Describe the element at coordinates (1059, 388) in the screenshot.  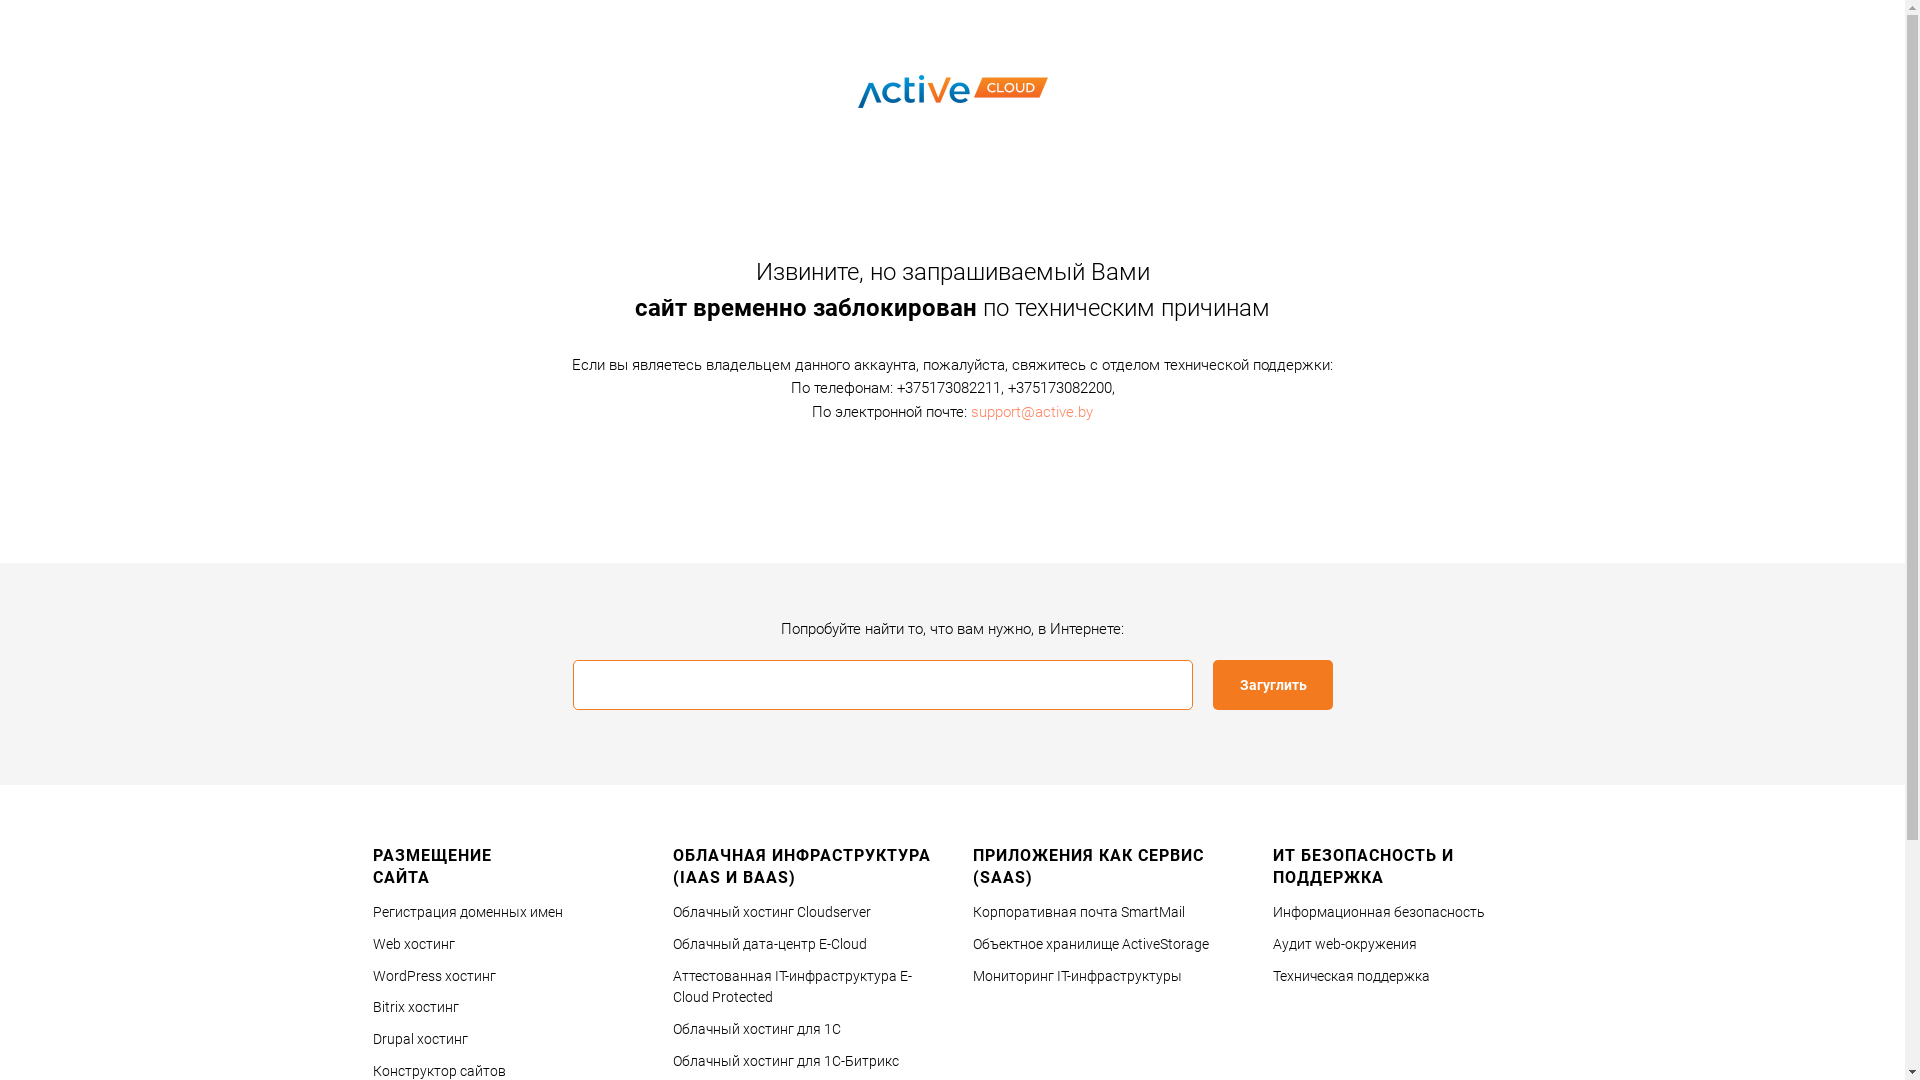
I see `'+375173082200'` at that location.